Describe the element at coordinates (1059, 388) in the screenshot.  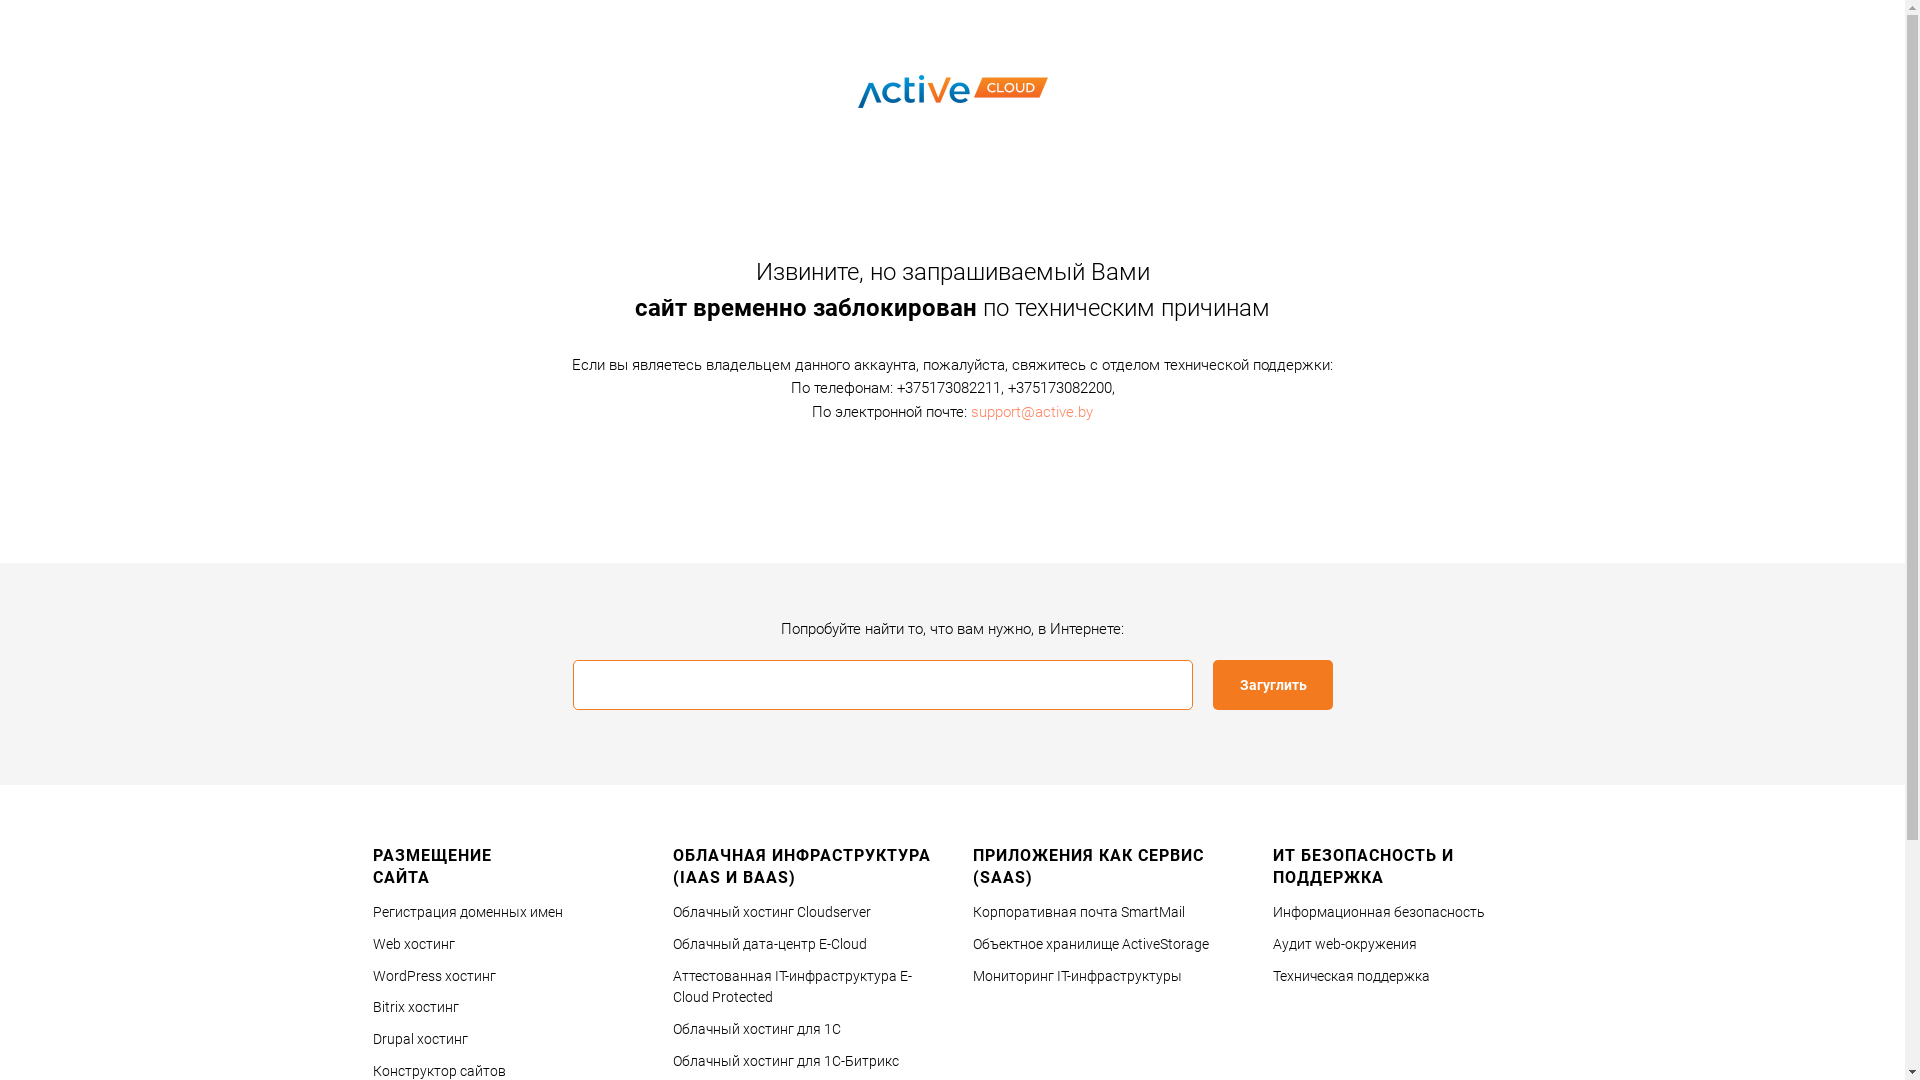
I see `'+375173082200'` at that location.